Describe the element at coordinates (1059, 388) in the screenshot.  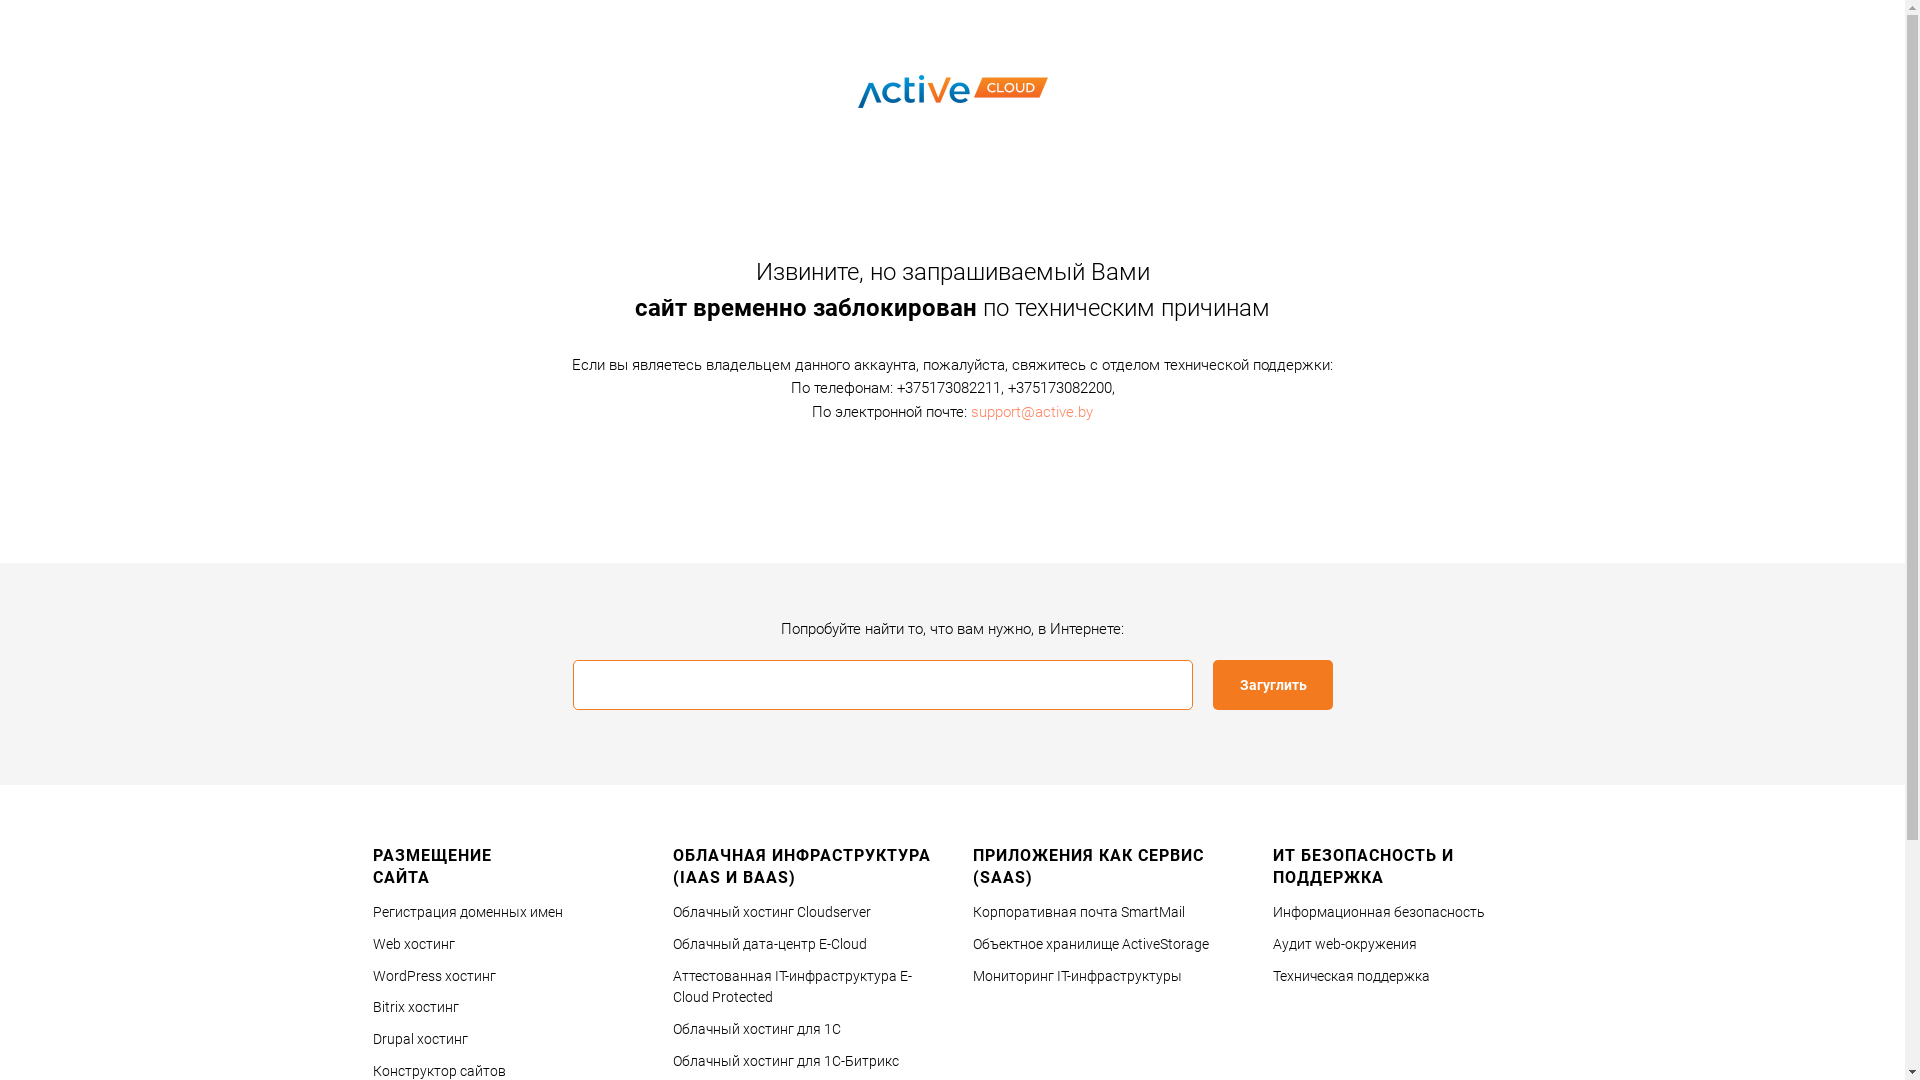
I see `'+375173082200'` at that location.